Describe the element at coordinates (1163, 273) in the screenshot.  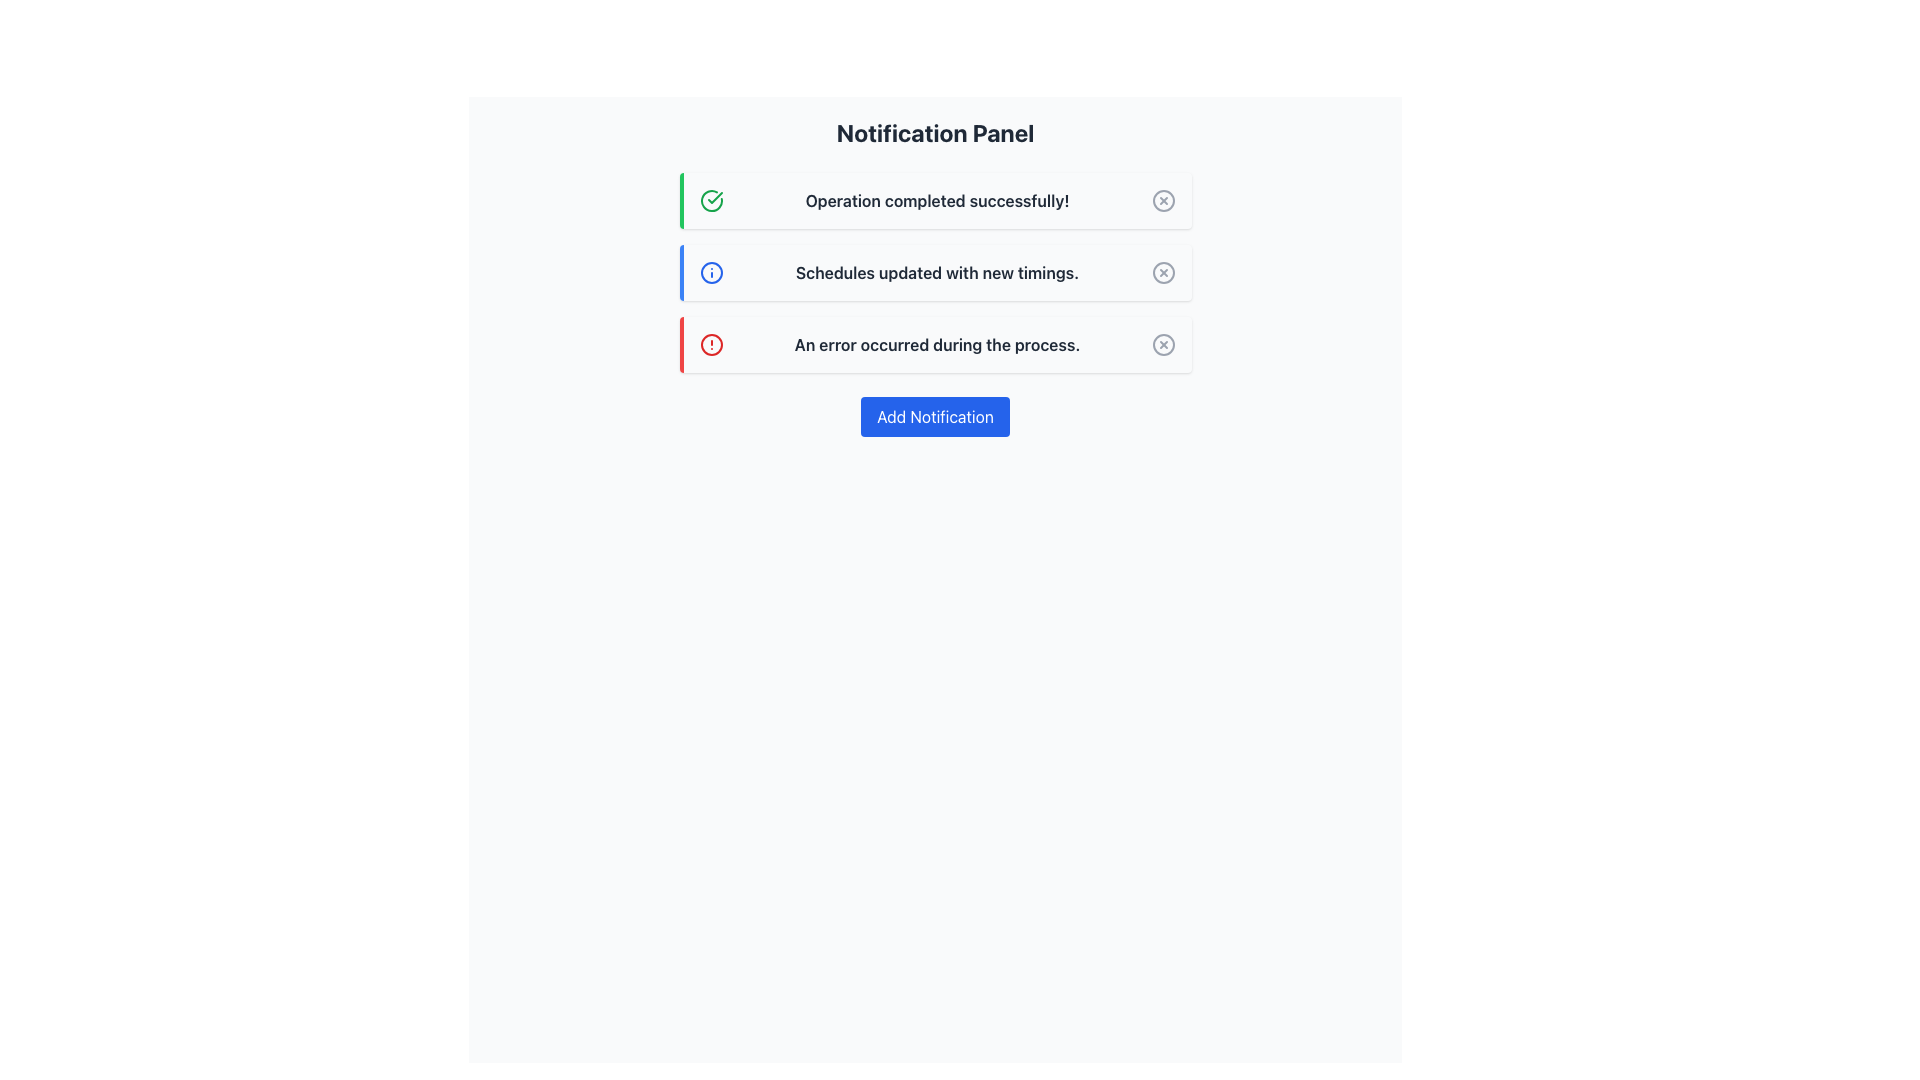
I see `the Vector Graphics - Circle that serves as the outer boundary of the notification icon located at the right side of the second notification item in the notification panel` at that location.